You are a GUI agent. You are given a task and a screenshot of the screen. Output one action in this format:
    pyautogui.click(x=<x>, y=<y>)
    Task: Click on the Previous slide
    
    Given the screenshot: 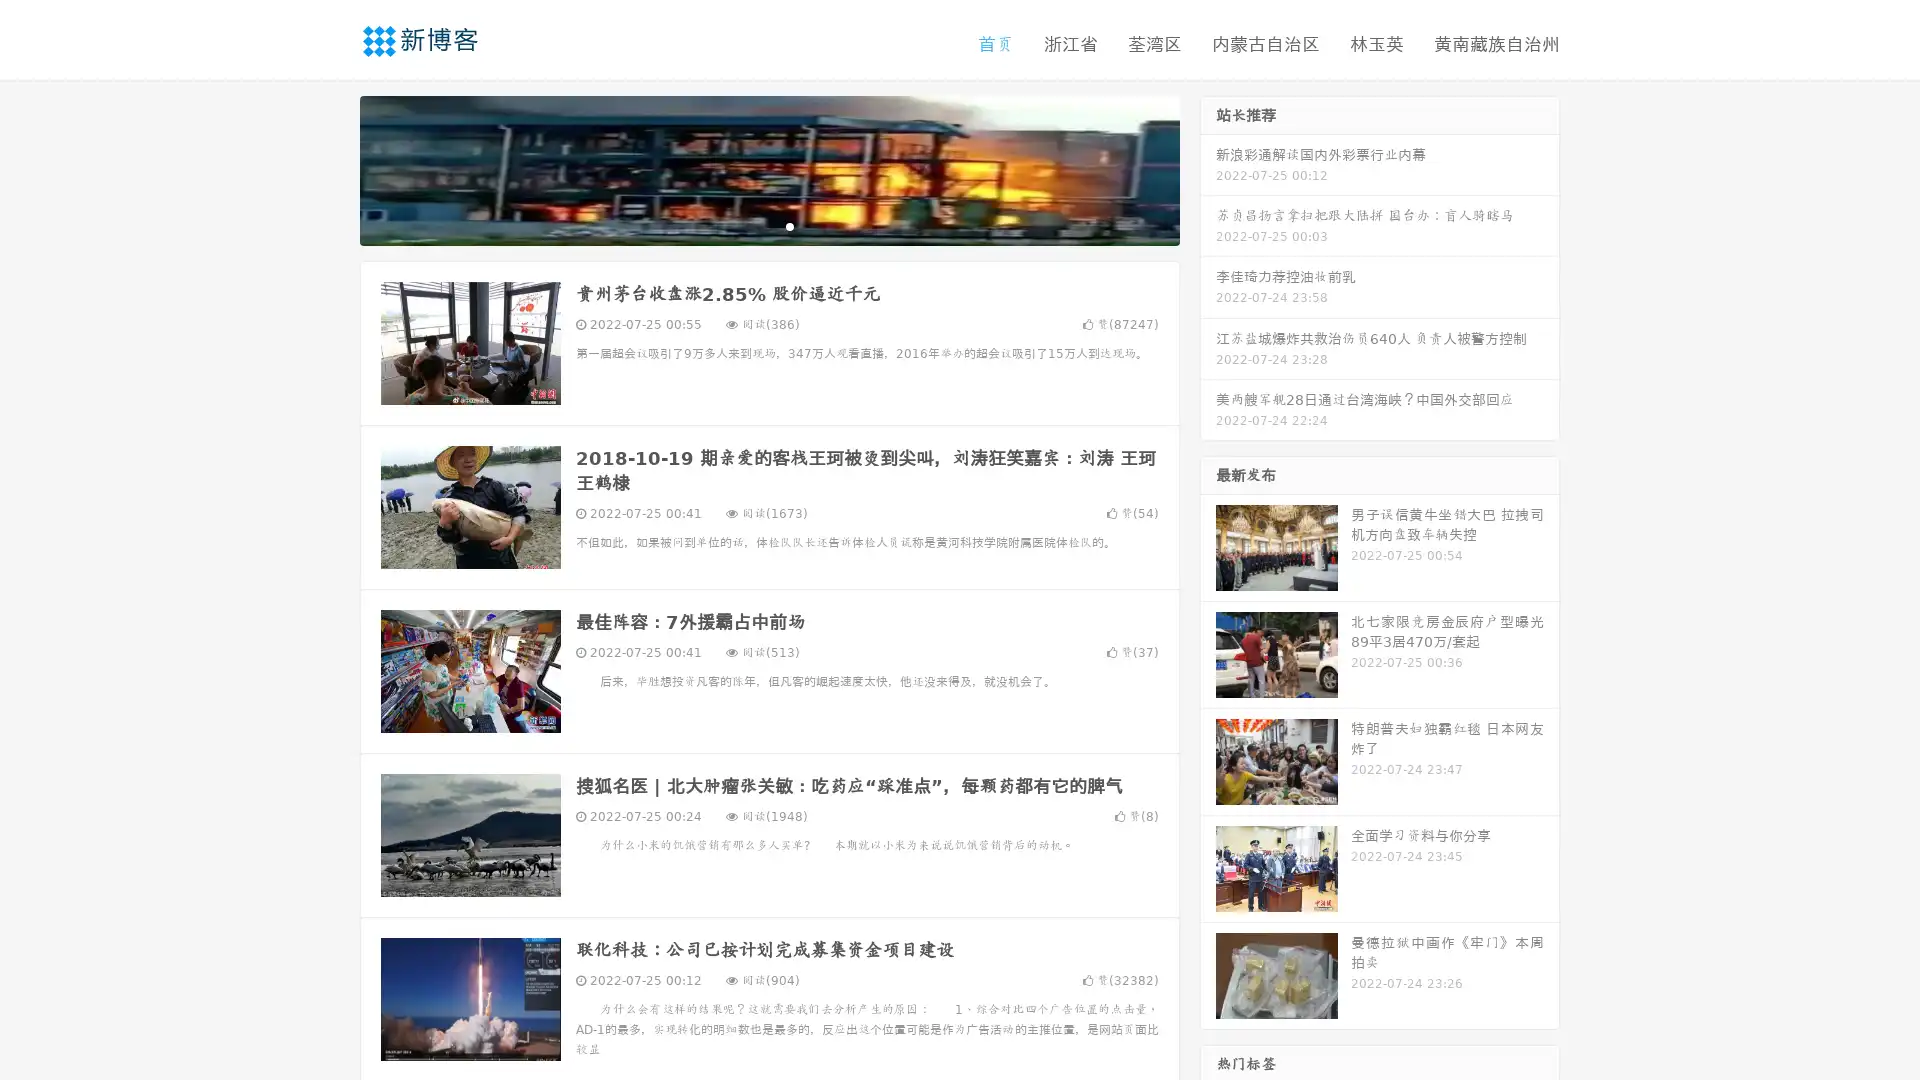 What is the action you would take?
    pyautogui.click(x=330, y=168)
    